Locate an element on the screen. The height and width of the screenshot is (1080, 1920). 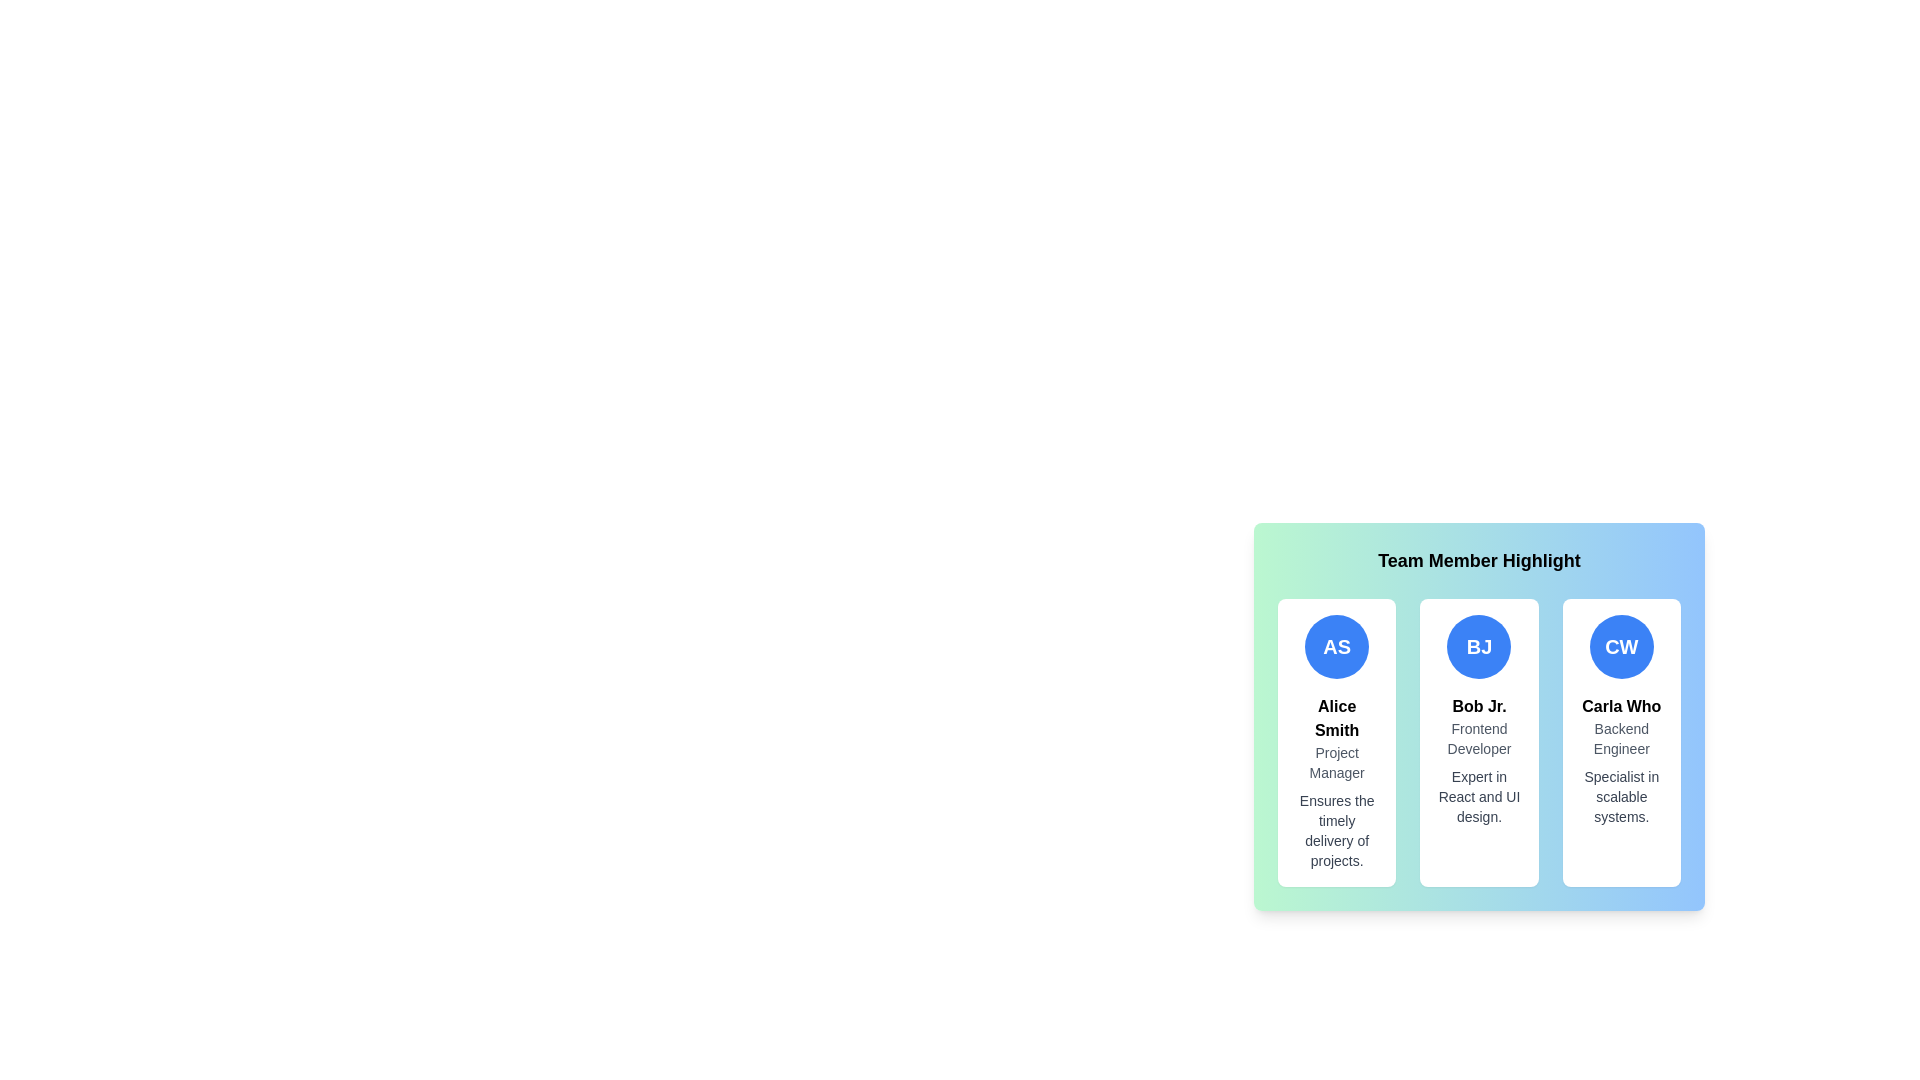
static text label that contains the text 'Frontend Developer', which is styled in a smaller gray font and located under the name 'Bob Jr.' and above the description 'Expert in React and UI design.' is located at coordinates (1479, 739).